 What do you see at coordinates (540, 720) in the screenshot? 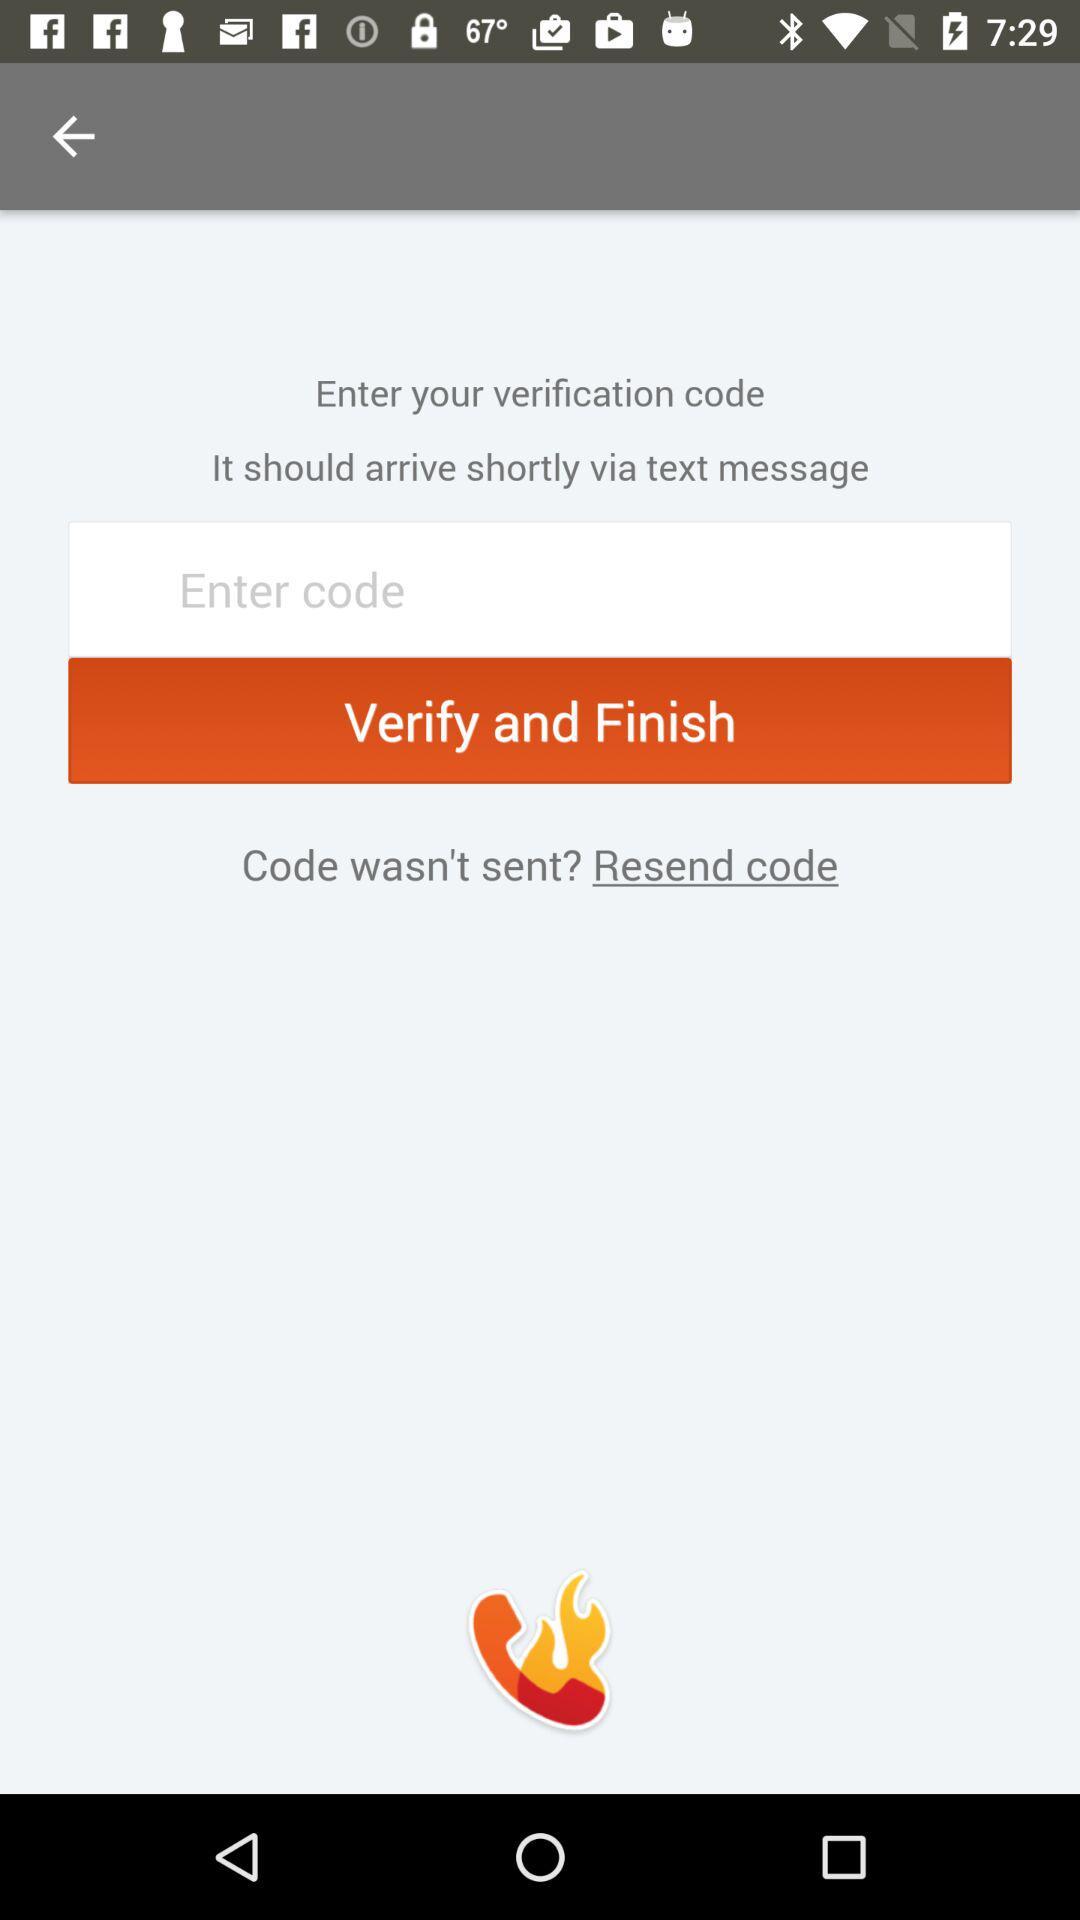
I see `the icon above code wasn t icon` at bounding box center [540, 720].